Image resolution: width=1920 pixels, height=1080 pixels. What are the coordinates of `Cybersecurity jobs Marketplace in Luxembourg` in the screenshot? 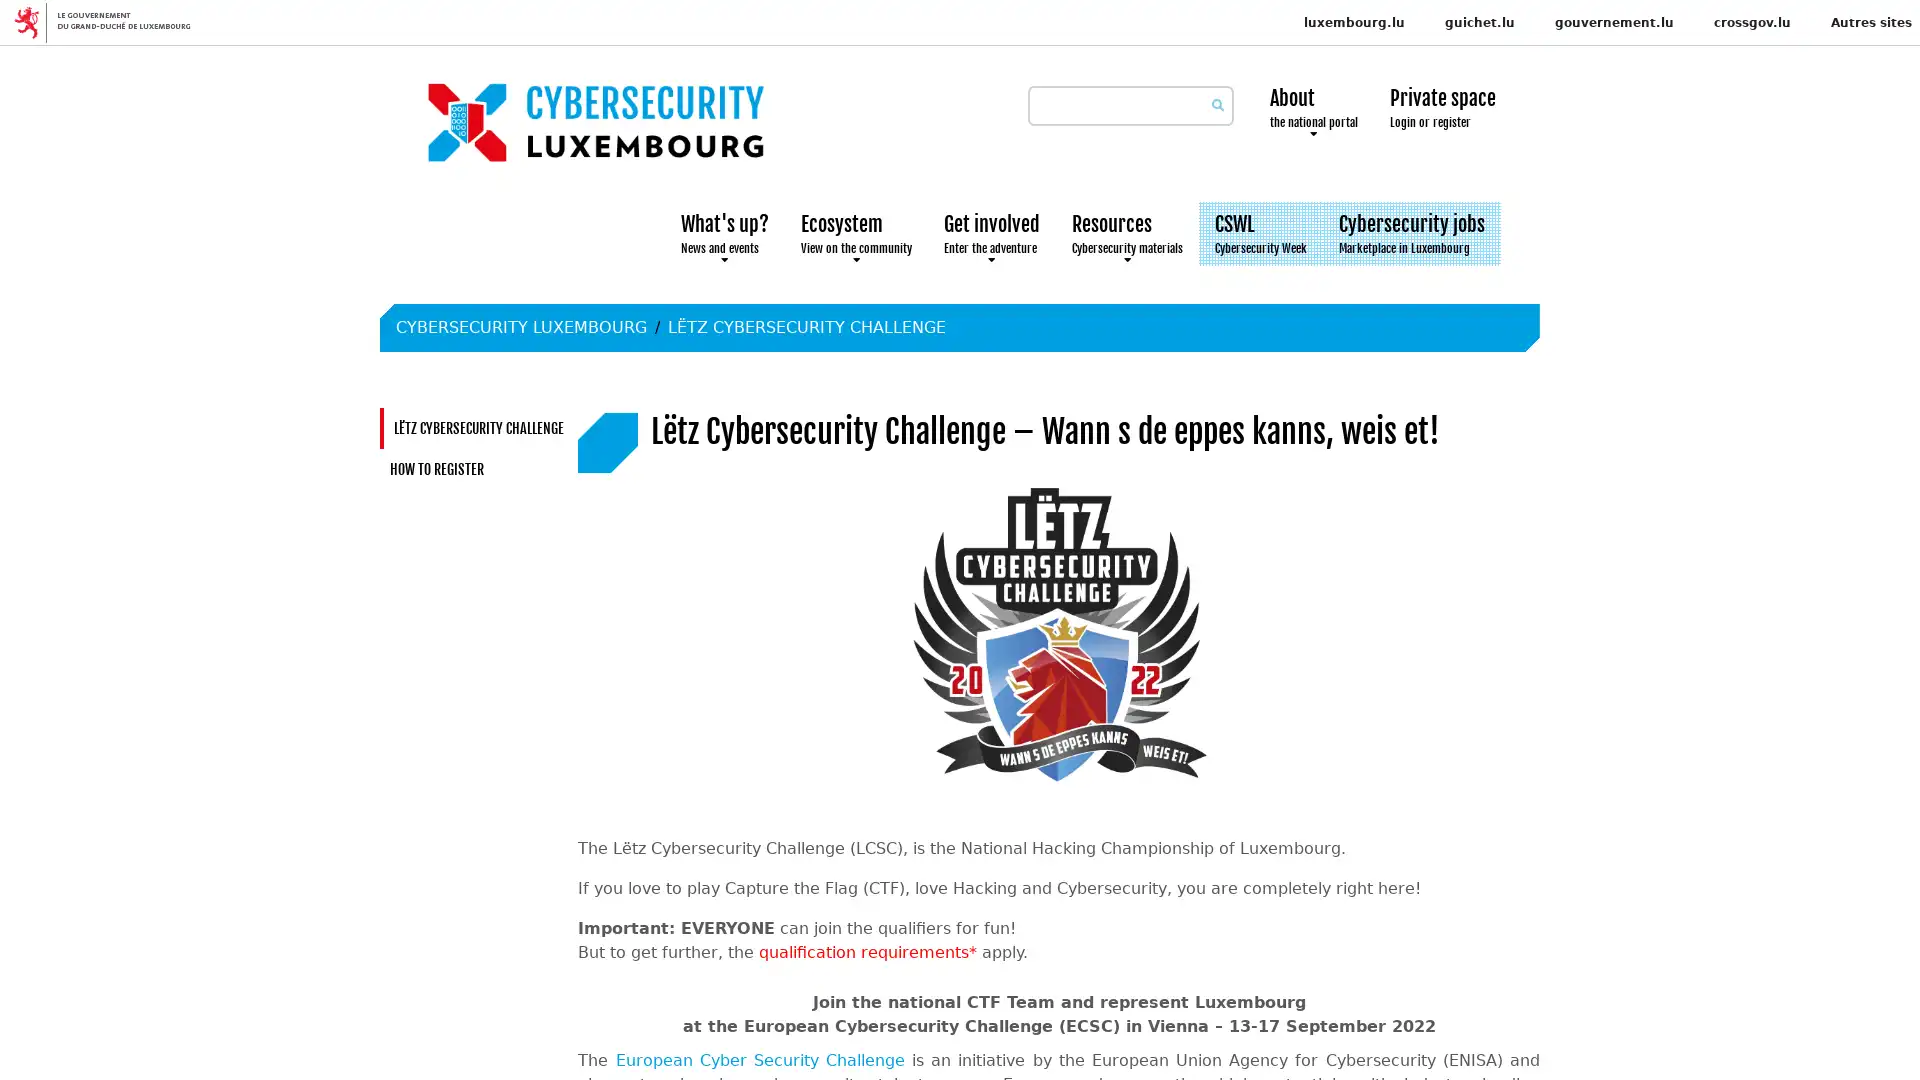 It's located at (1410, 233).